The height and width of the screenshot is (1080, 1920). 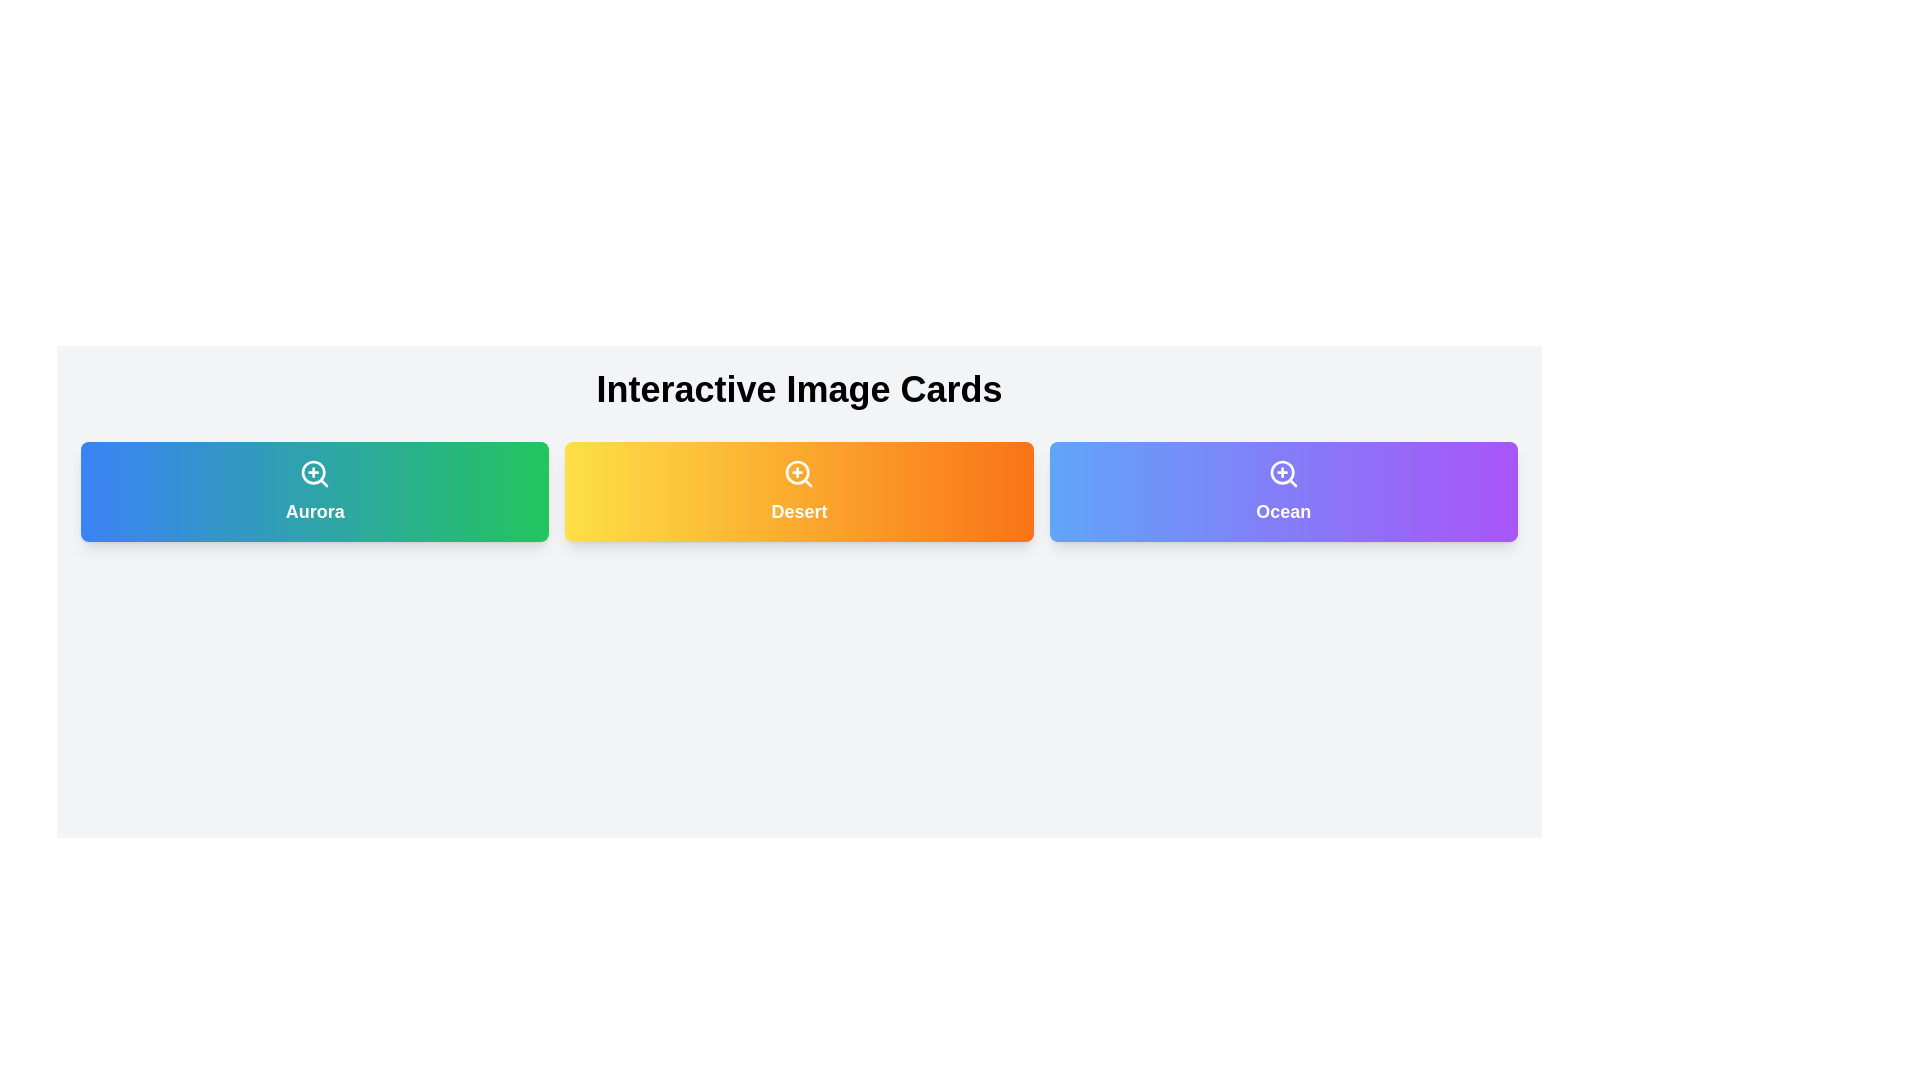 What do you see at coordinates (798, 474) in the screenshot?
I see `the zoom-in icon located on the 'Desert' card` at bounding box center [798, 474].